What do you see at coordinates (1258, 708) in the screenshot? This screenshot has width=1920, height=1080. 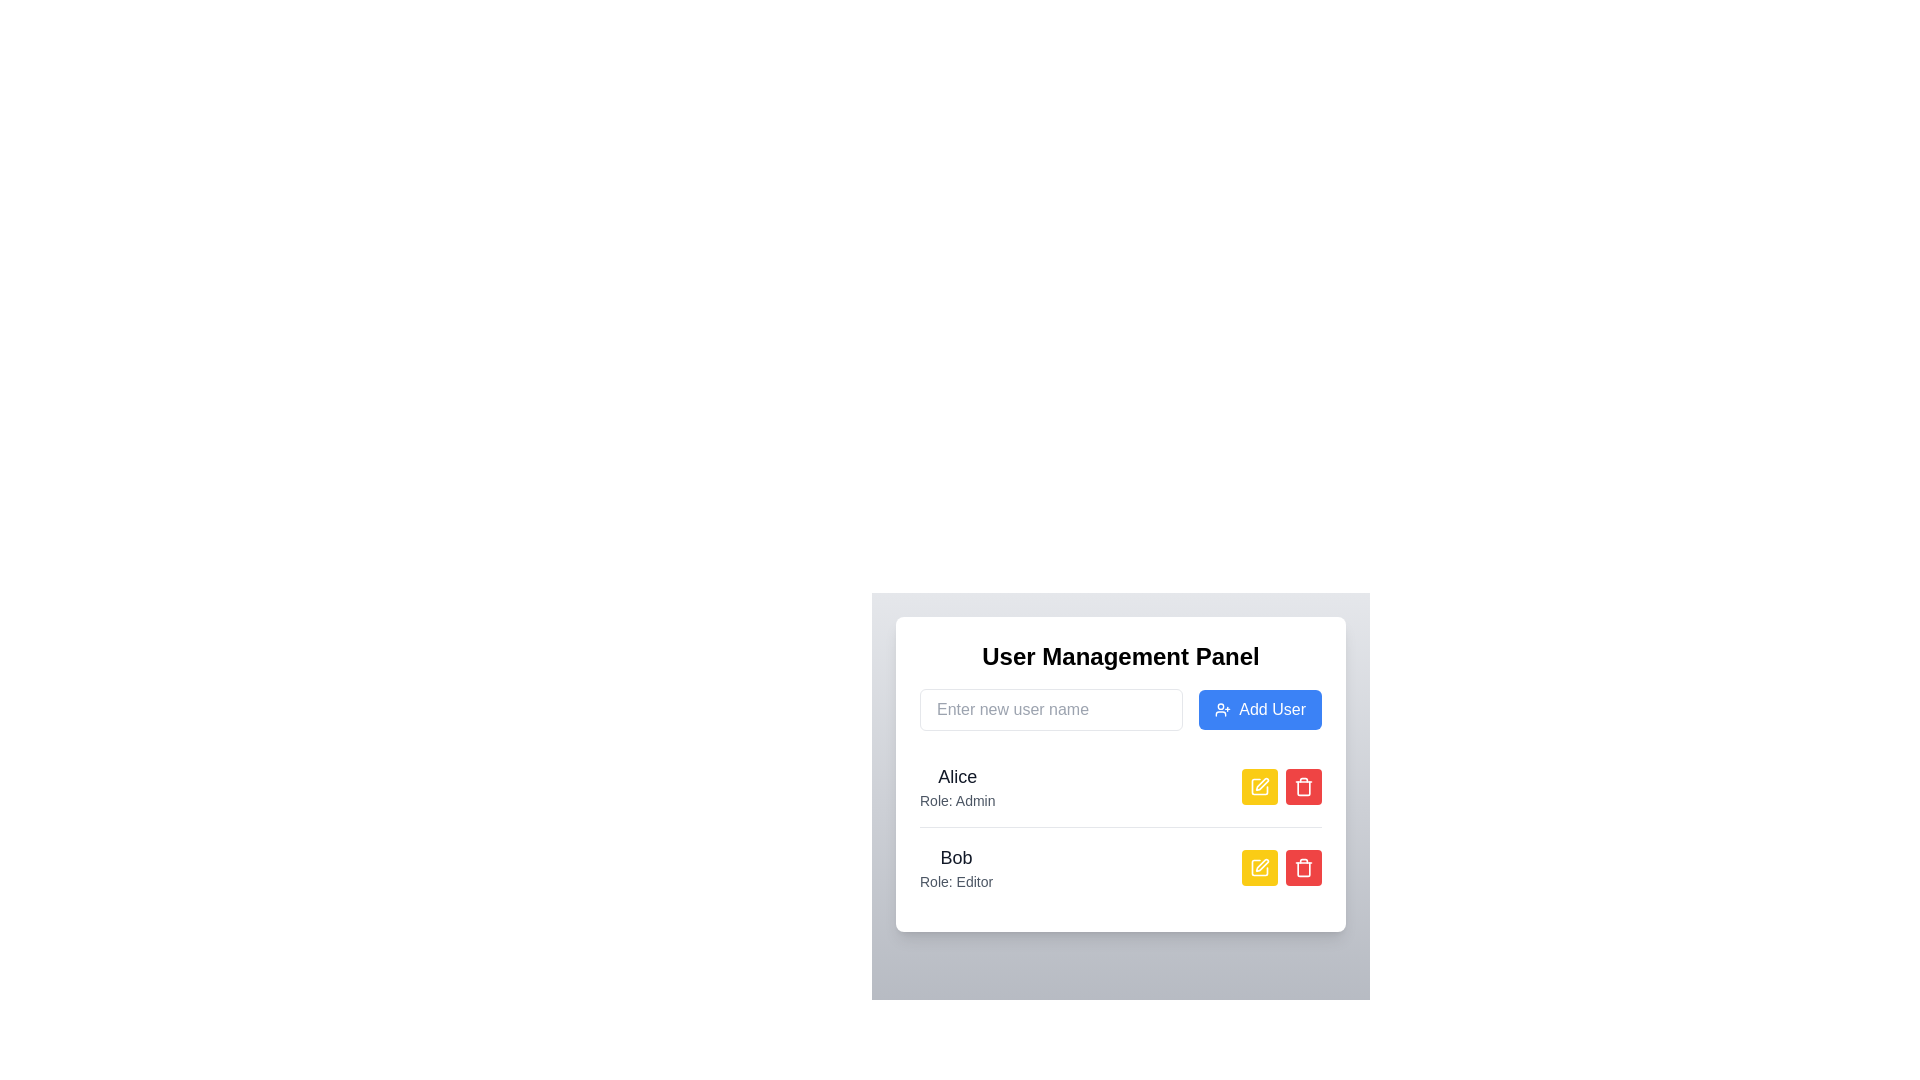 I see `the submit button located to the right of the username input field` at bounding box center [1258, 708].